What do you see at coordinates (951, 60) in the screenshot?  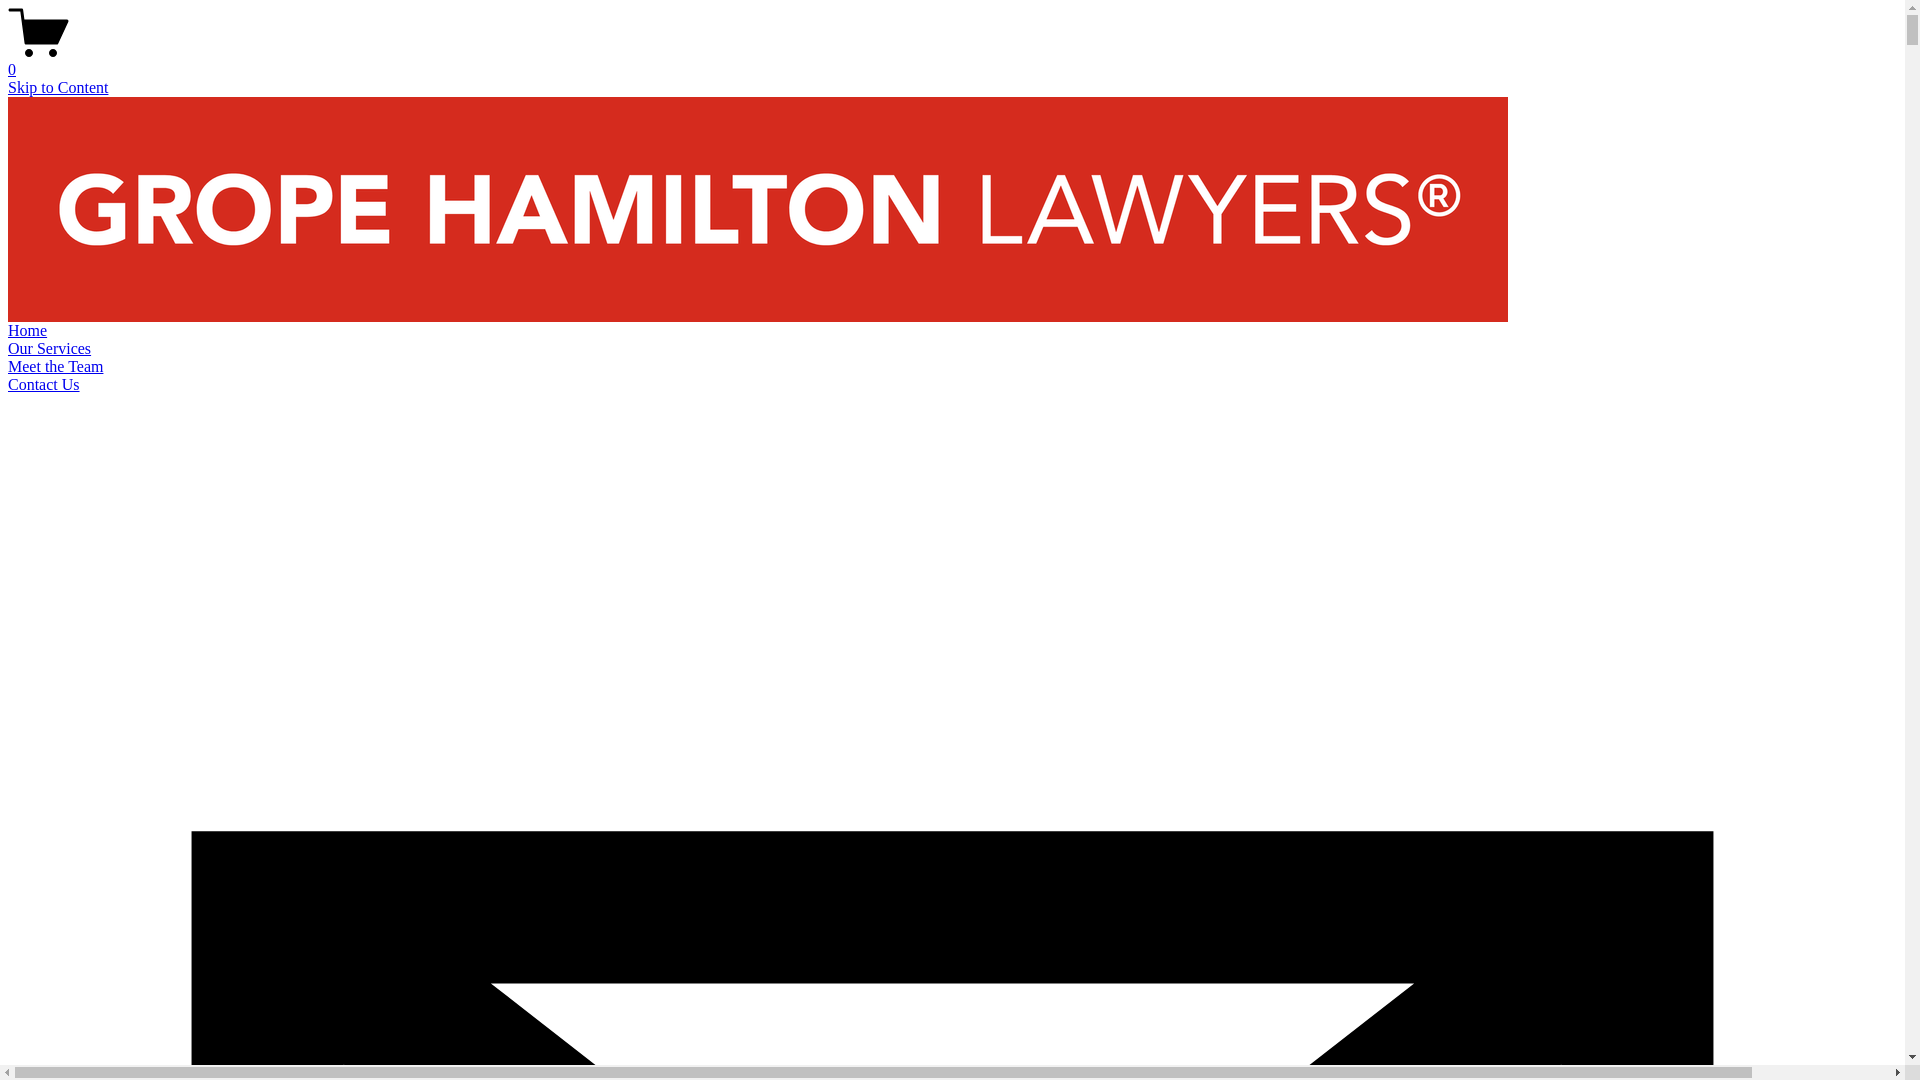 I see `'0'` at bounding box center [951, 60].